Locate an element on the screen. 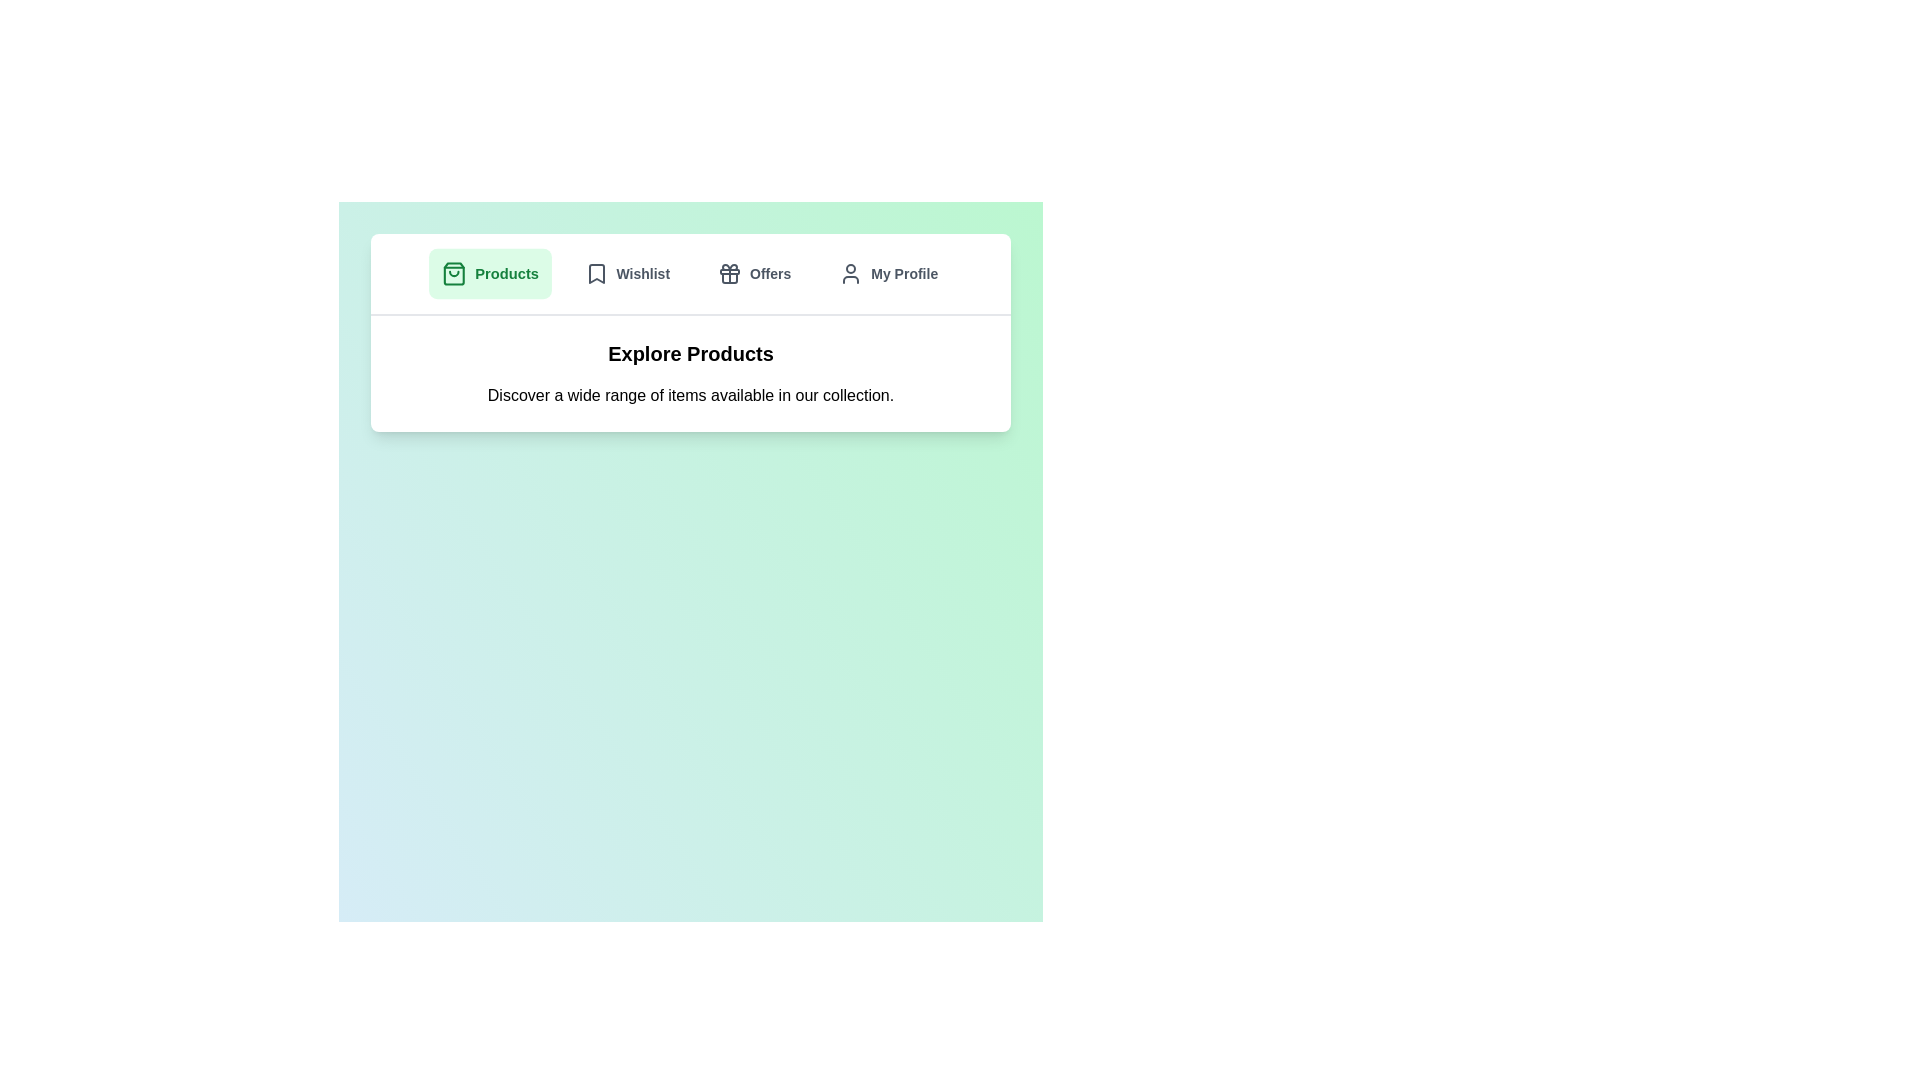 Image resolution: width=1920 pixels, height=1080 pixels. the 'Offers' SVG icon located in the top navigation bar is located at coordinates (728, 273).